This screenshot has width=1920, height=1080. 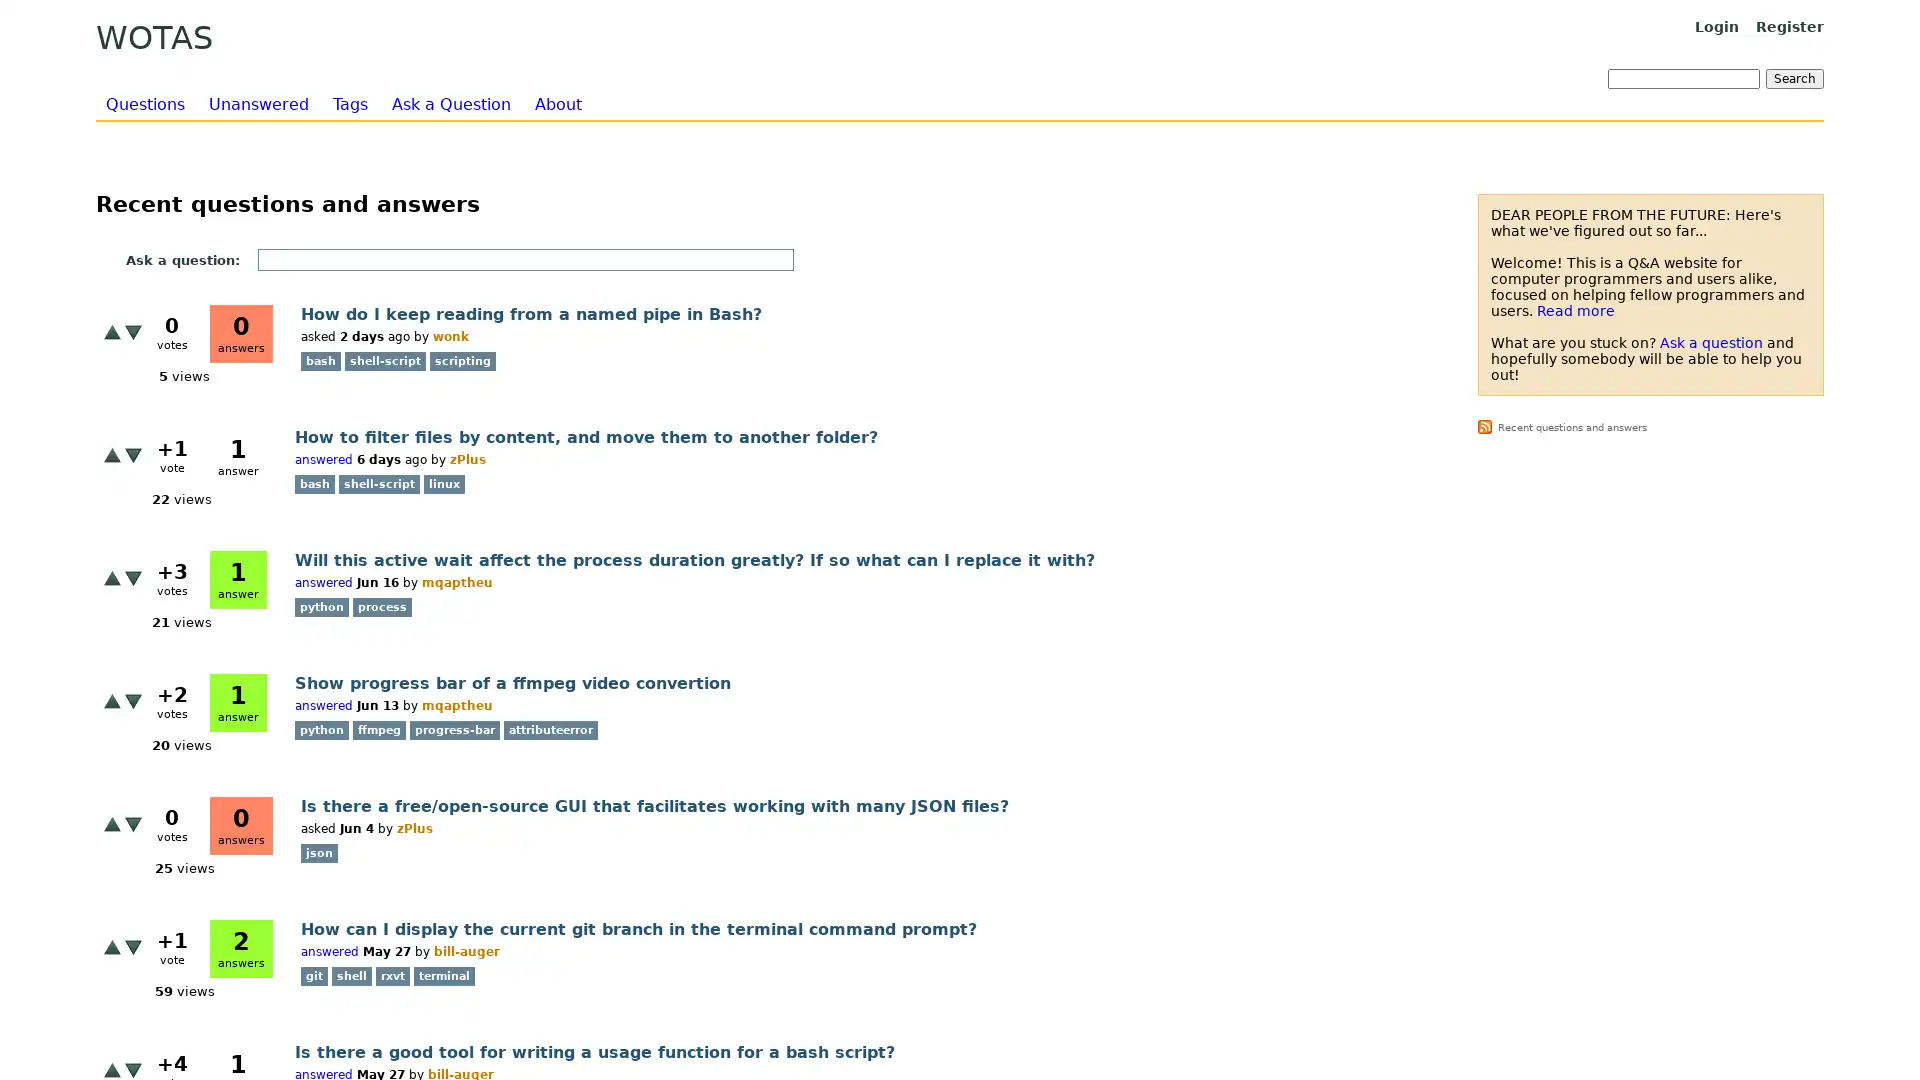 I want to click on Search, so click(x=1795, y=77).